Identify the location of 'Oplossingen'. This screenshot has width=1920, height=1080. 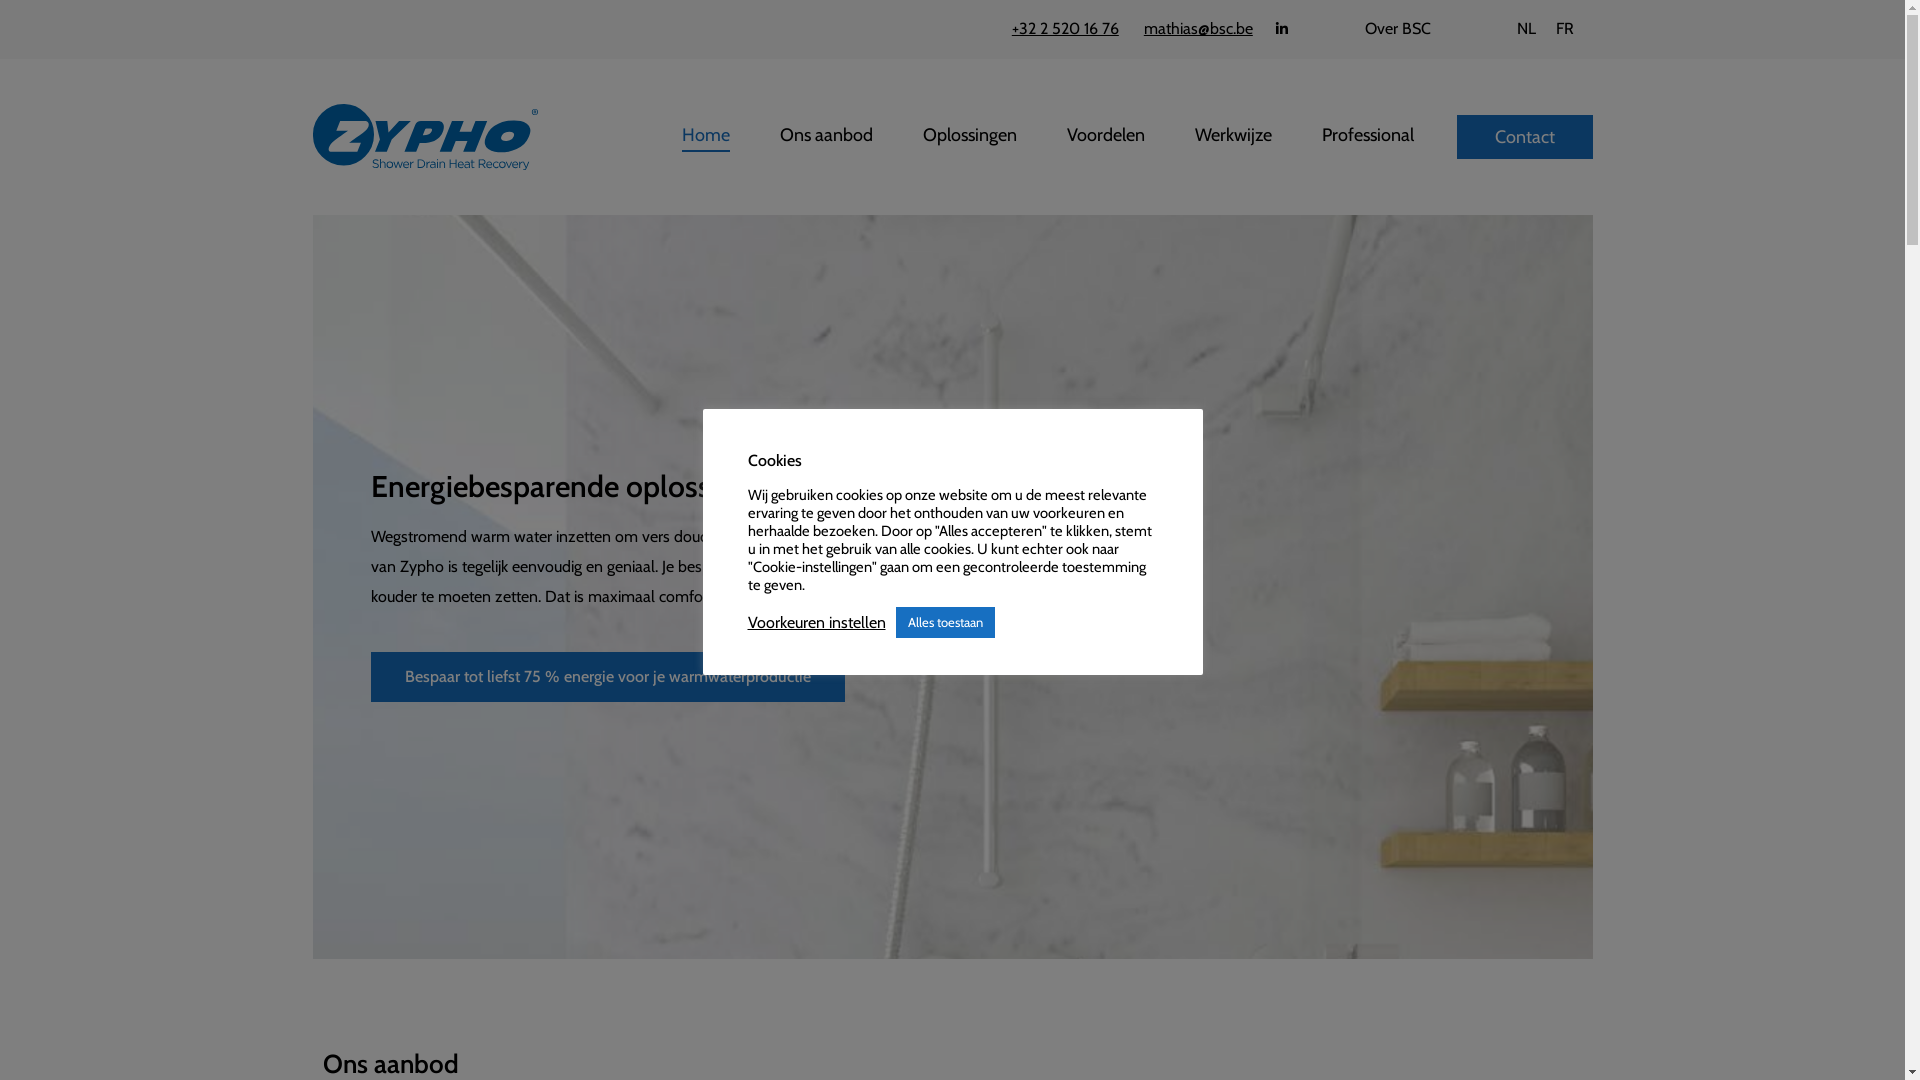
(969, 135).